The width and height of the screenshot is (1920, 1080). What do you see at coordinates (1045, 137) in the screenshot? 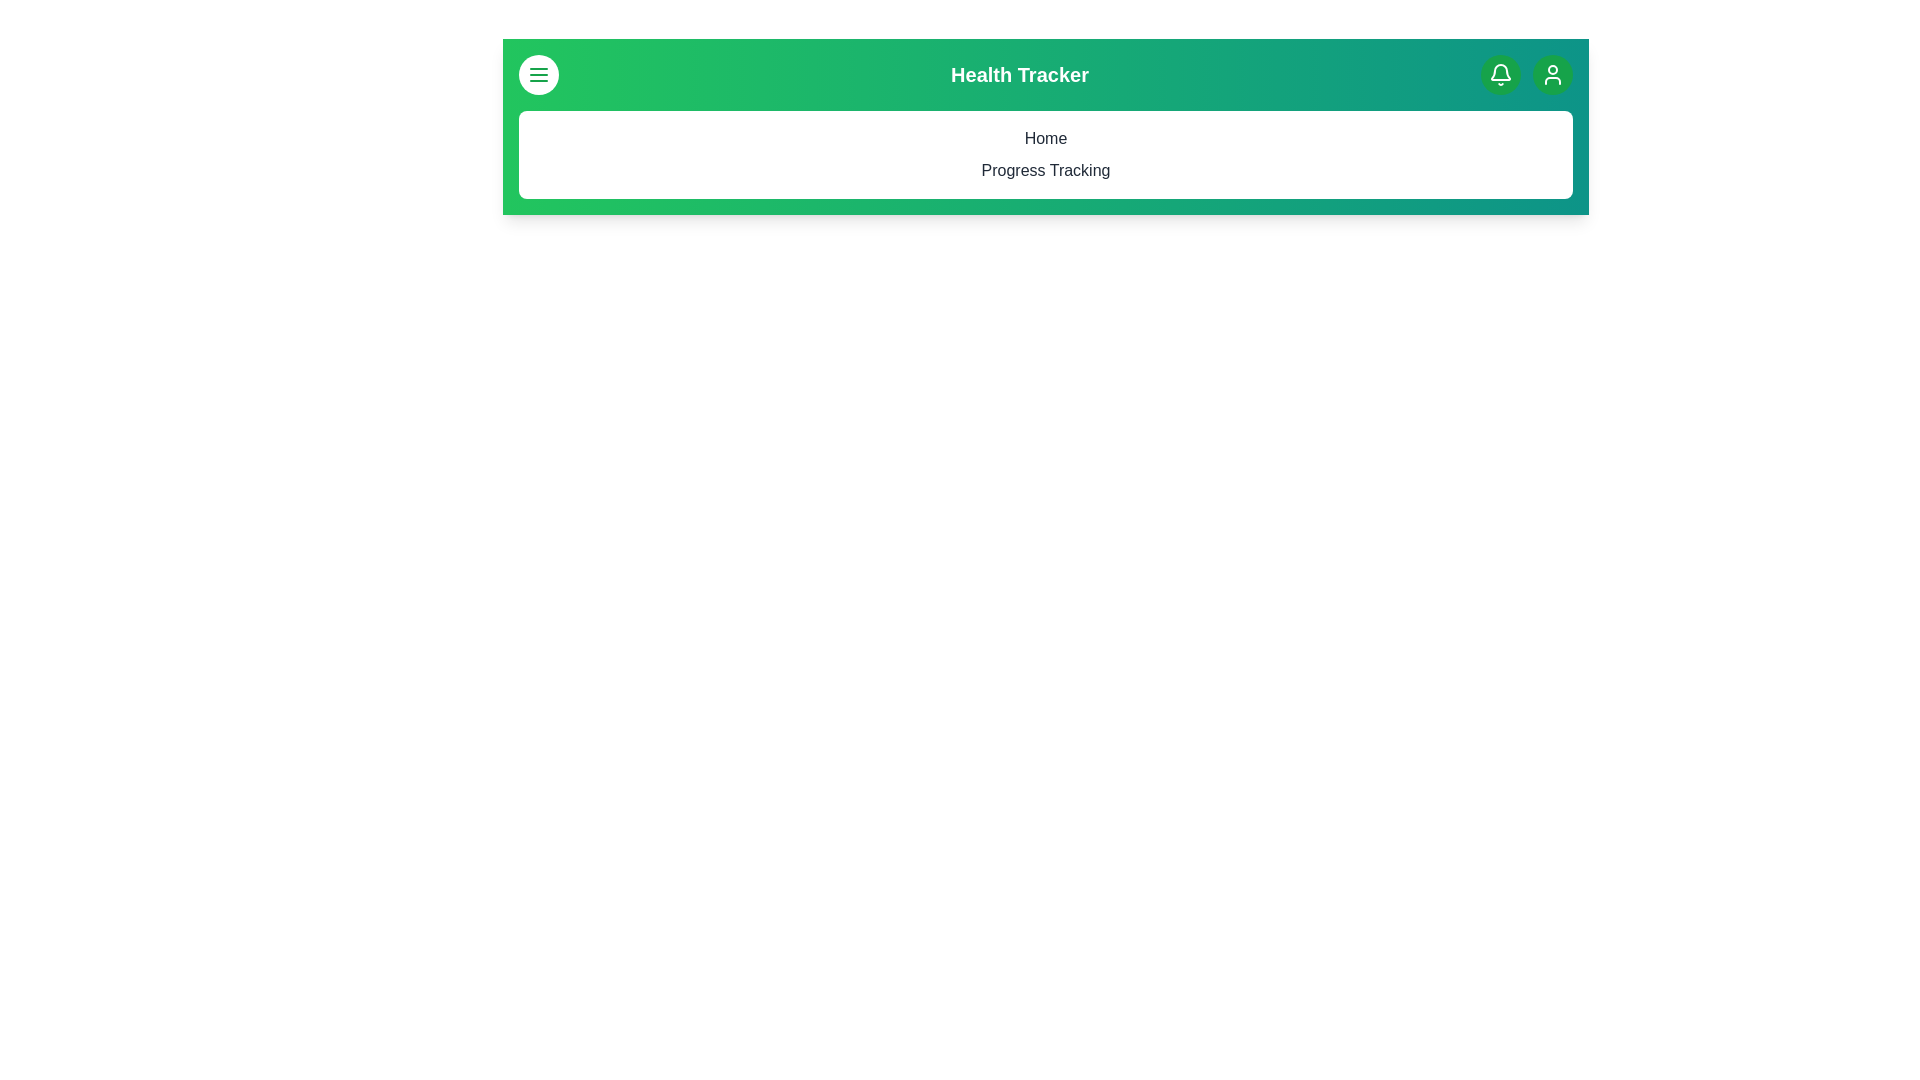
I see `the menu item Home to navigate to its respective section` at bounding box center [1045, 137].